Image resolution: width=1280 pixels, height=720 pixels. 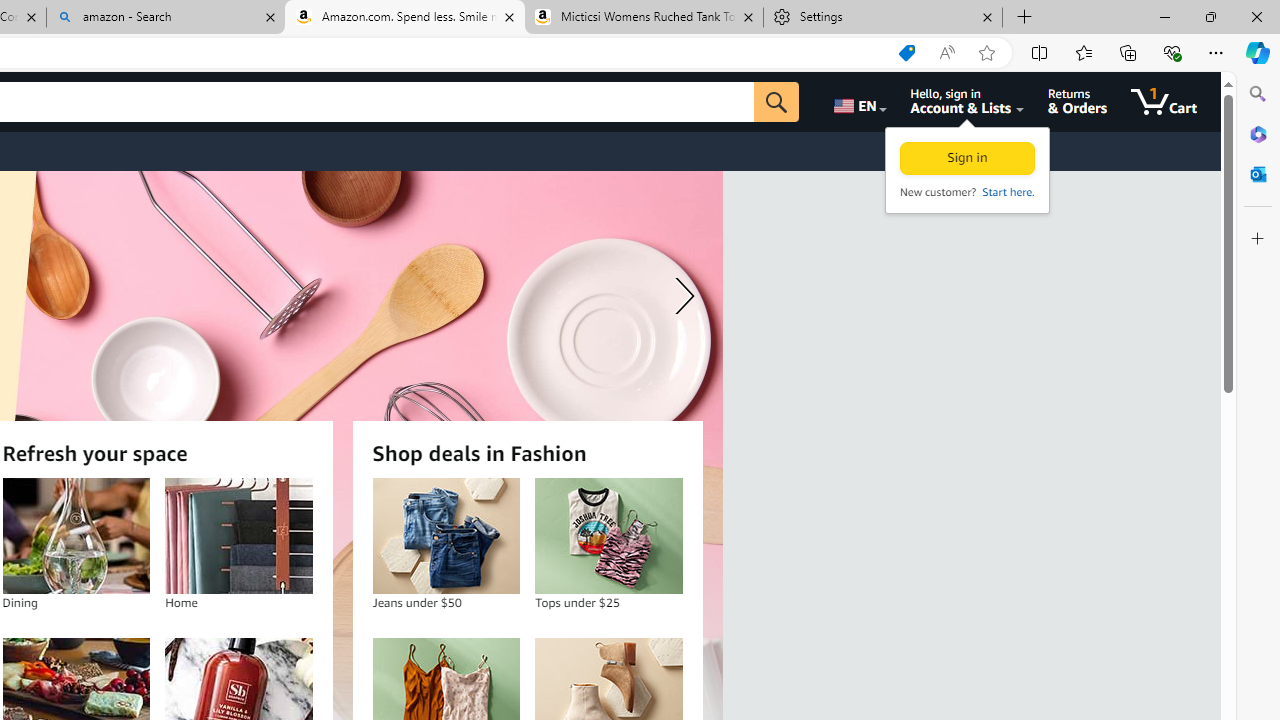 I want to click on 'Shopping in Microsoft Edge', so click(x=905, y=52).